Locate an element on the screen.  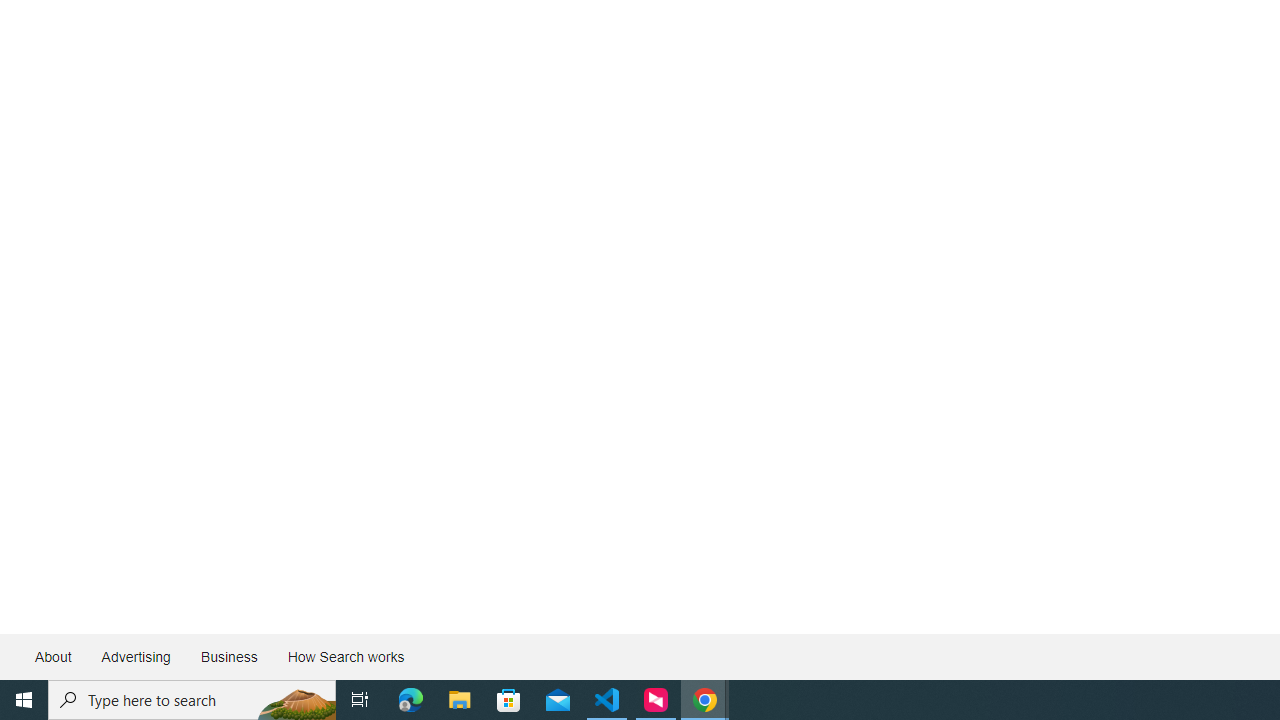
'About' is located at coordinates (53, 657).